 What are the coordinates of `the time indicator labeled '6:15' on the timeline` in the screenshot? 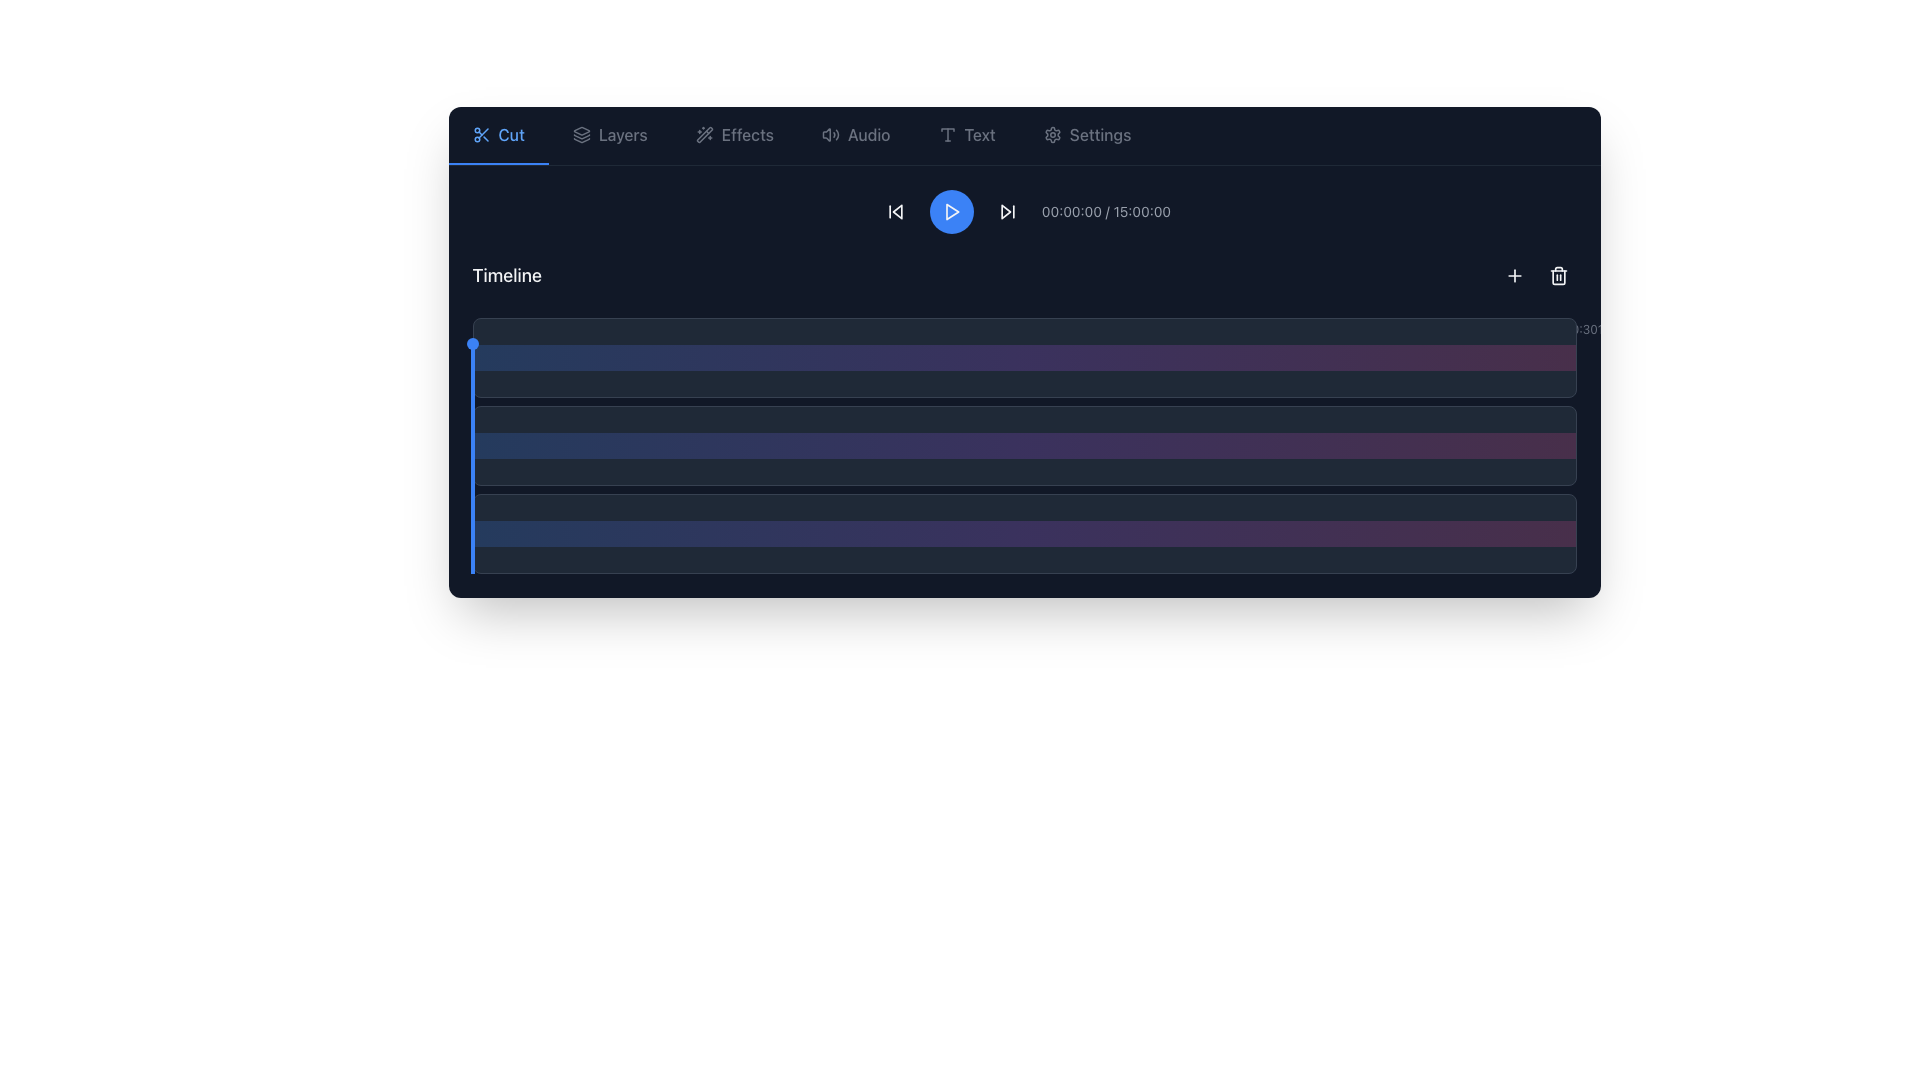 It's located at (1134, 329).